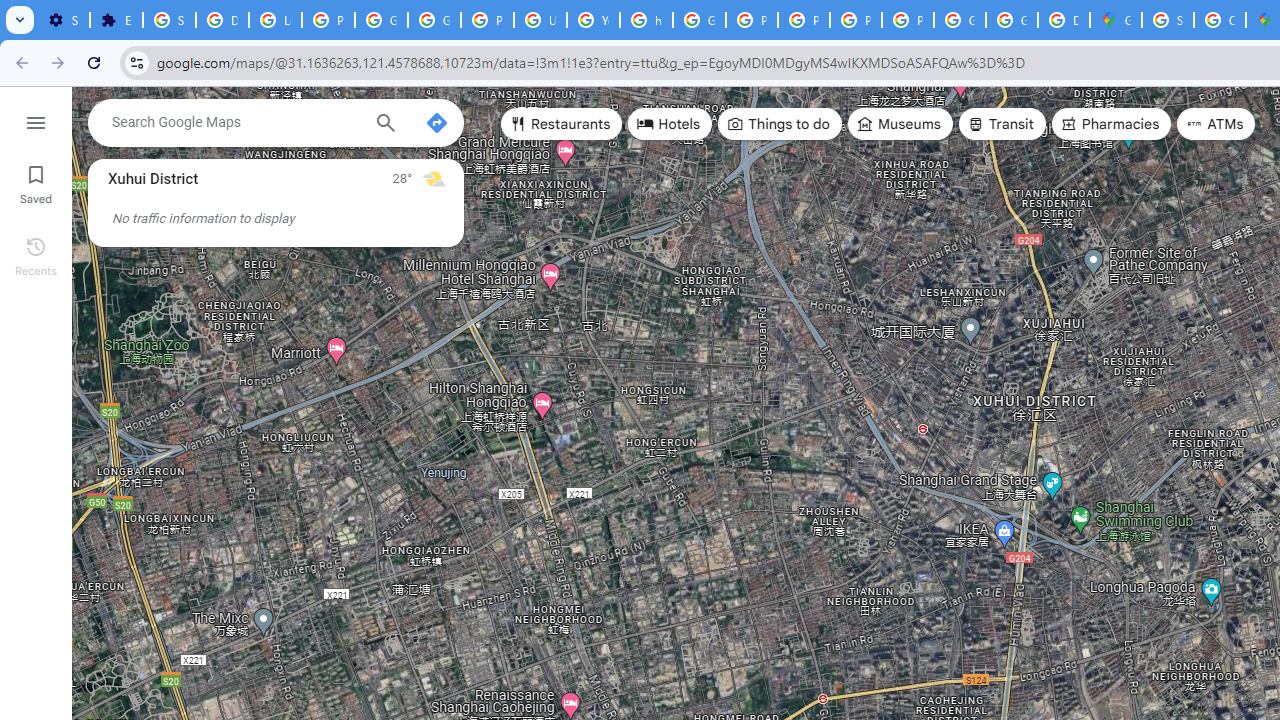  I want to click on 'Google Account Help', so click(381, 20).